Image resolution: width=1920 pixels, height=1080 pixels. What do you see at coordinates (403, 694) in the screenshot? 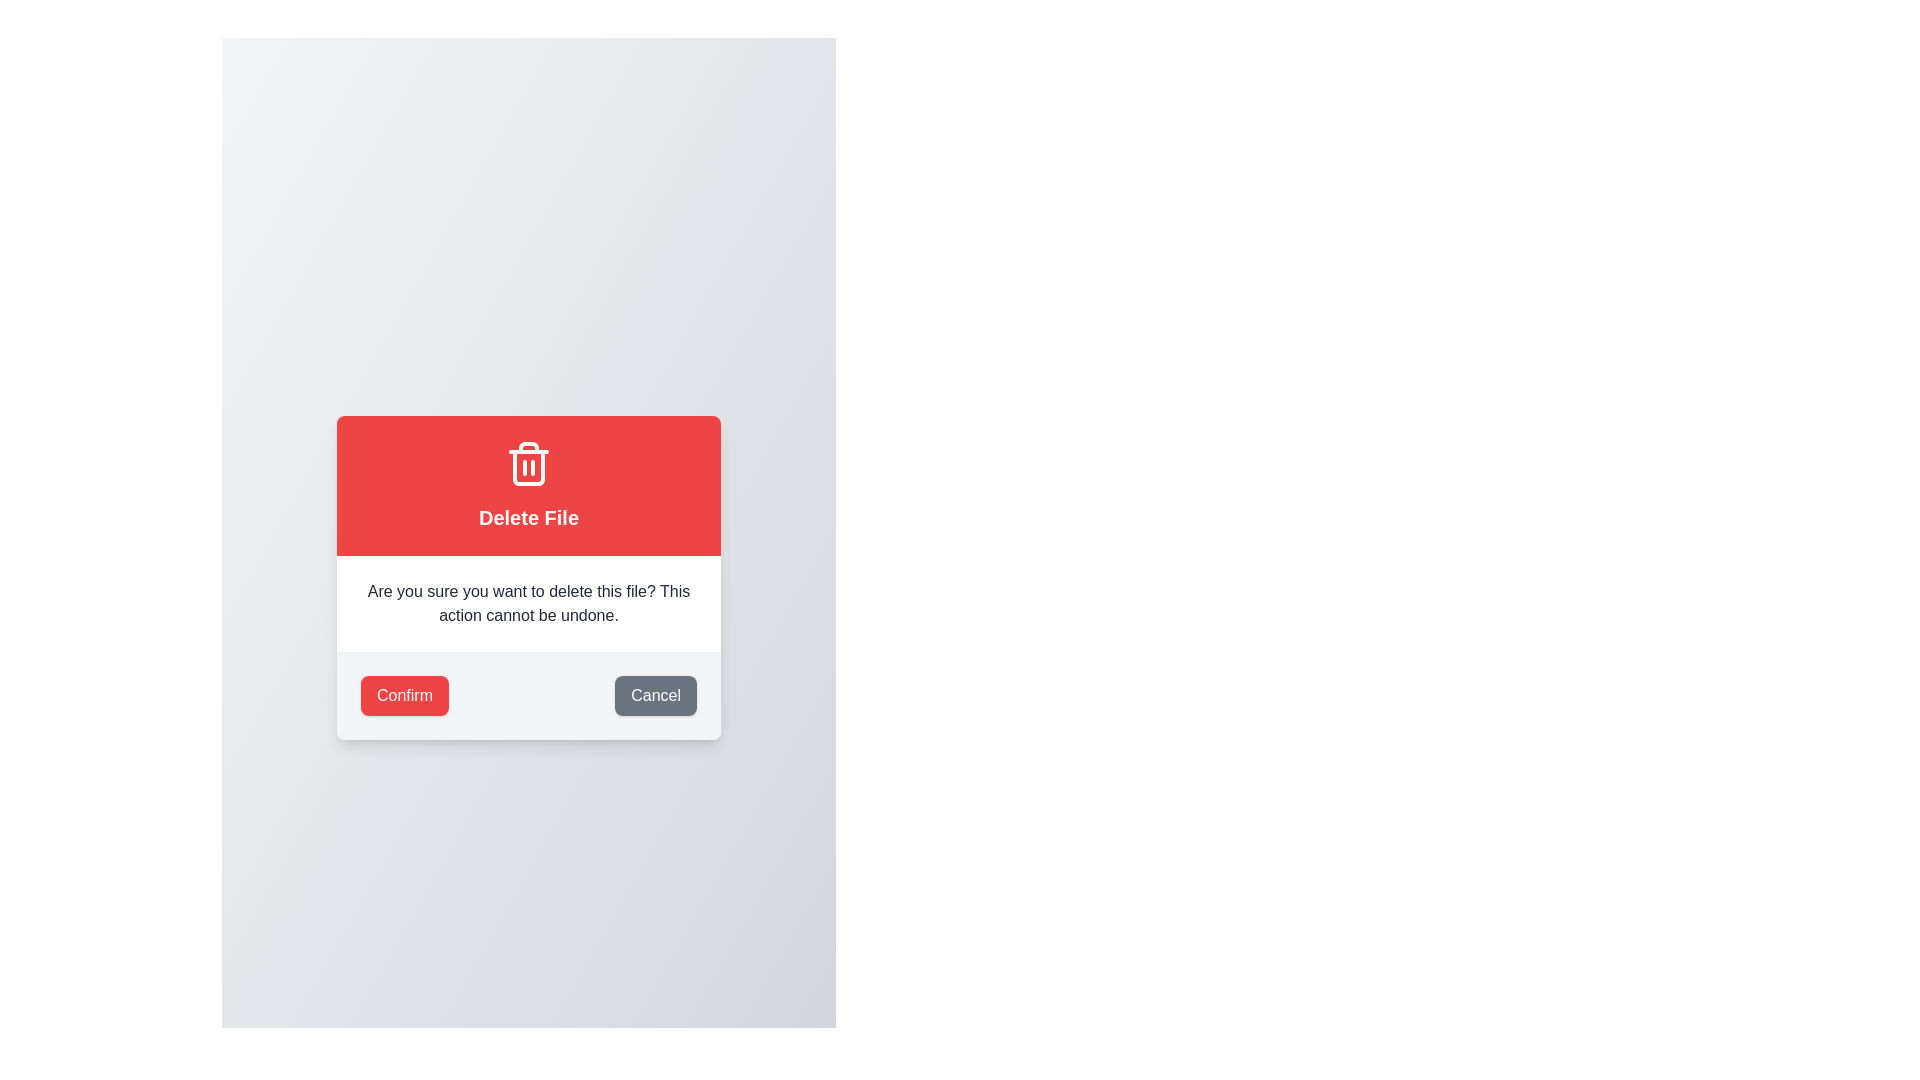
I see `the 'Confirm' button, which has a red background and white text, located at the bottom left of the confirmation dialog box` at bounding box center [403, 694].